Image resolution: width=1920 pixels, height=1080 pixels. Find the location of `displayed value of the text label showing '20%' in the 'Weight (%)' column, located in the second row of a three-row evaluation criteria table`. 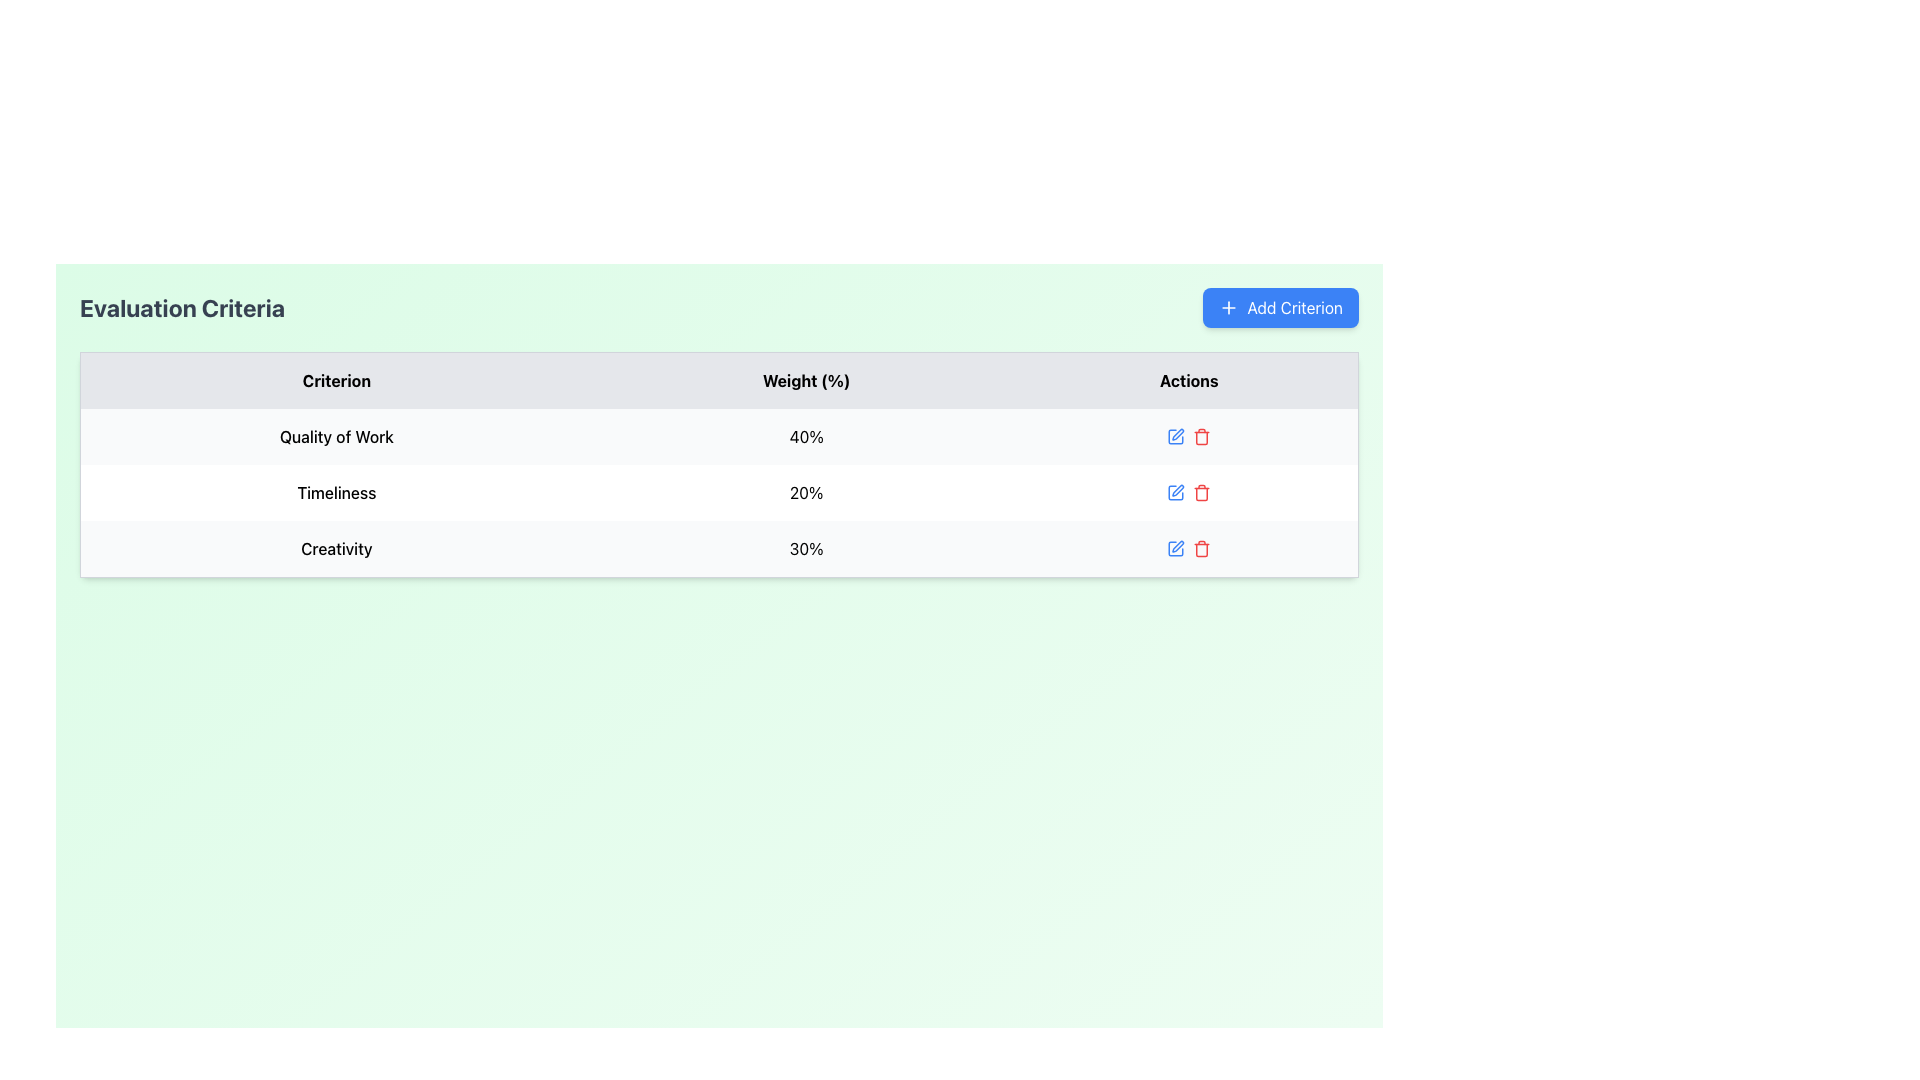

displayed value of the text label showing '20%' in the 'Weight (%)' column, located in the second row of a three-row evaluation criteria table is located at coordinates (806, 493).